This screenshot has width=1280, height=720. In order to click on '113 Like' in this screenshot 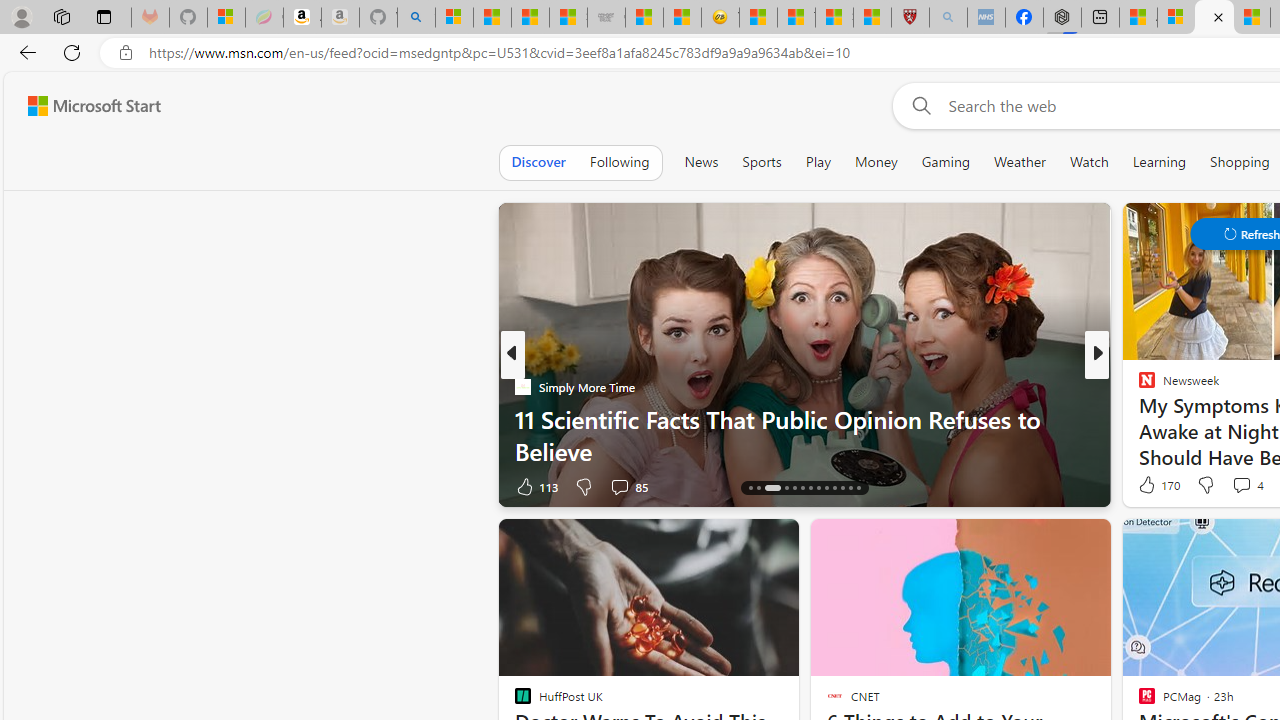, I will do `click(535, 486)`.